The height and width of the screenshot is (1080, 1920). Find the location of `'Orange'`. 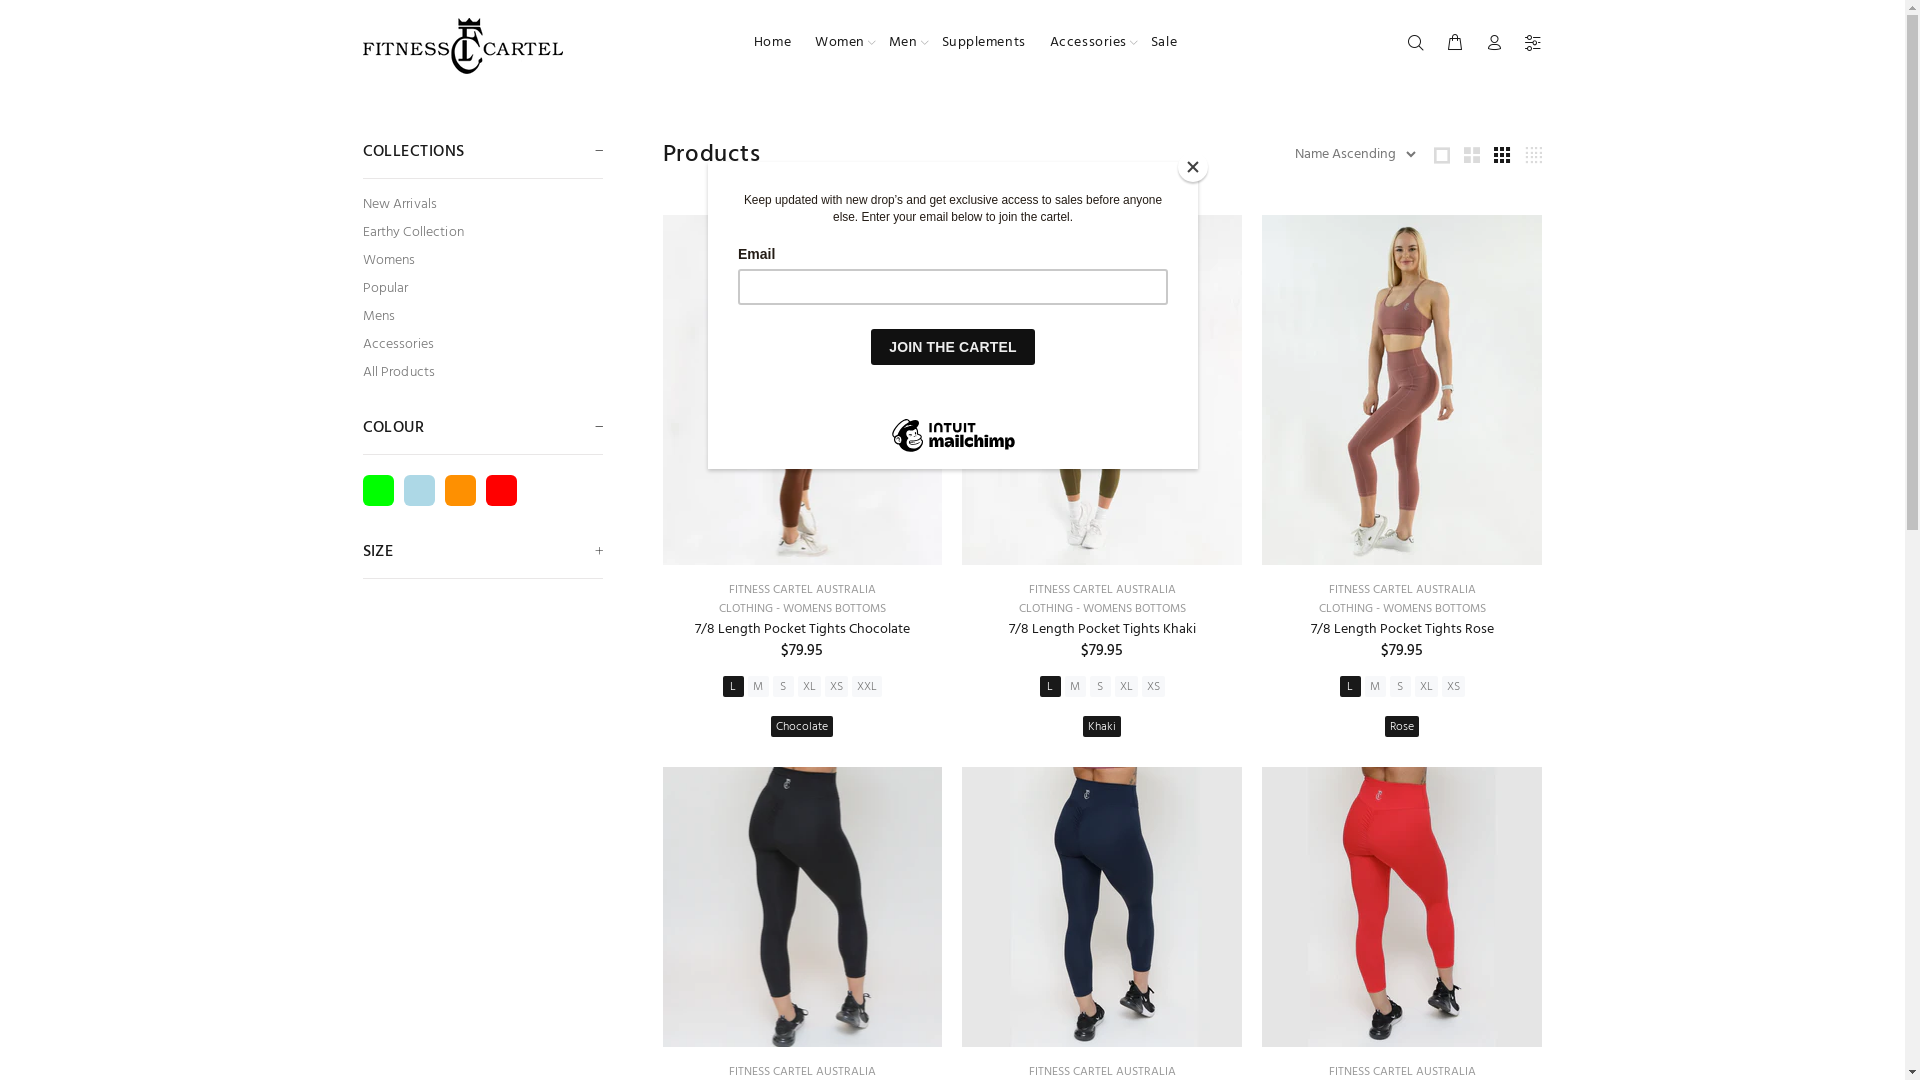

'Orange' is located at coordinates (458, 490).